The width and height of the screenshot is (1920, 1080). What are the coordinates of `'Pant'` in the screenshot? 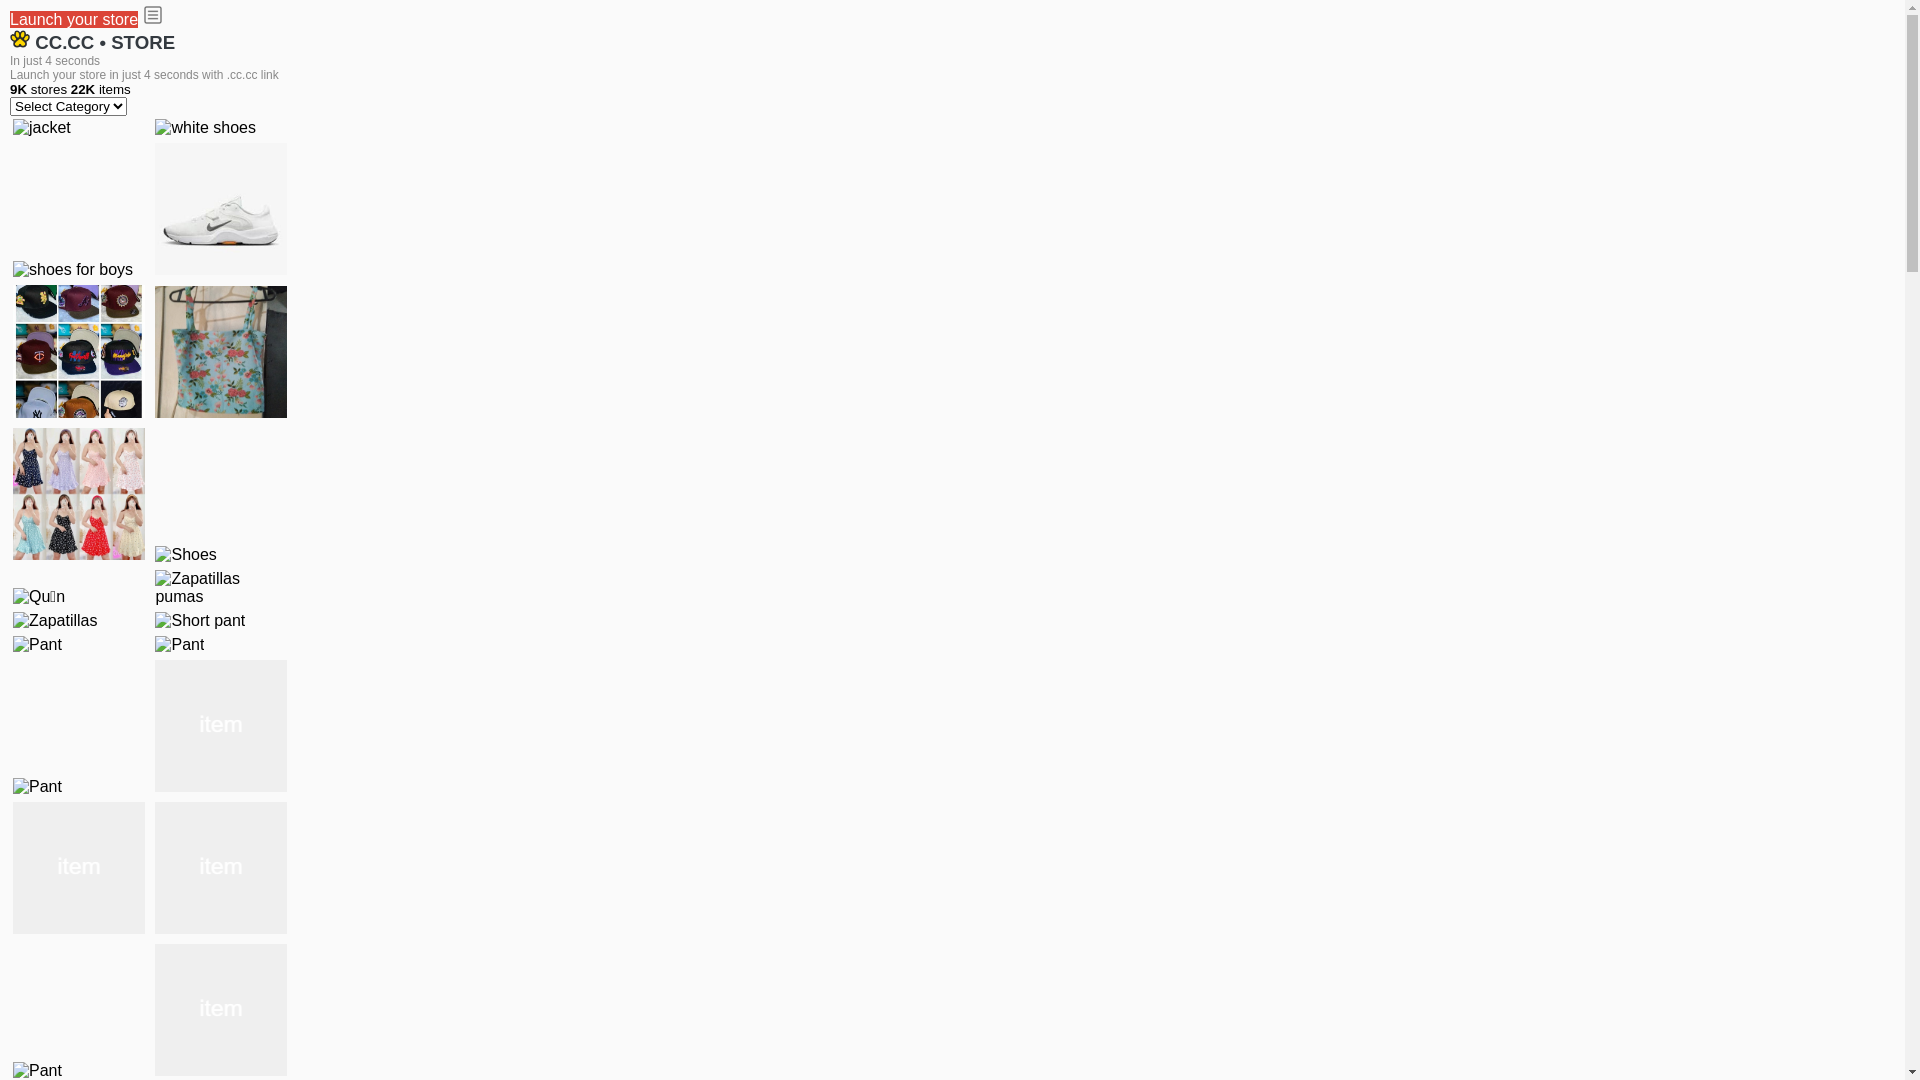 It's located at (220, 725).